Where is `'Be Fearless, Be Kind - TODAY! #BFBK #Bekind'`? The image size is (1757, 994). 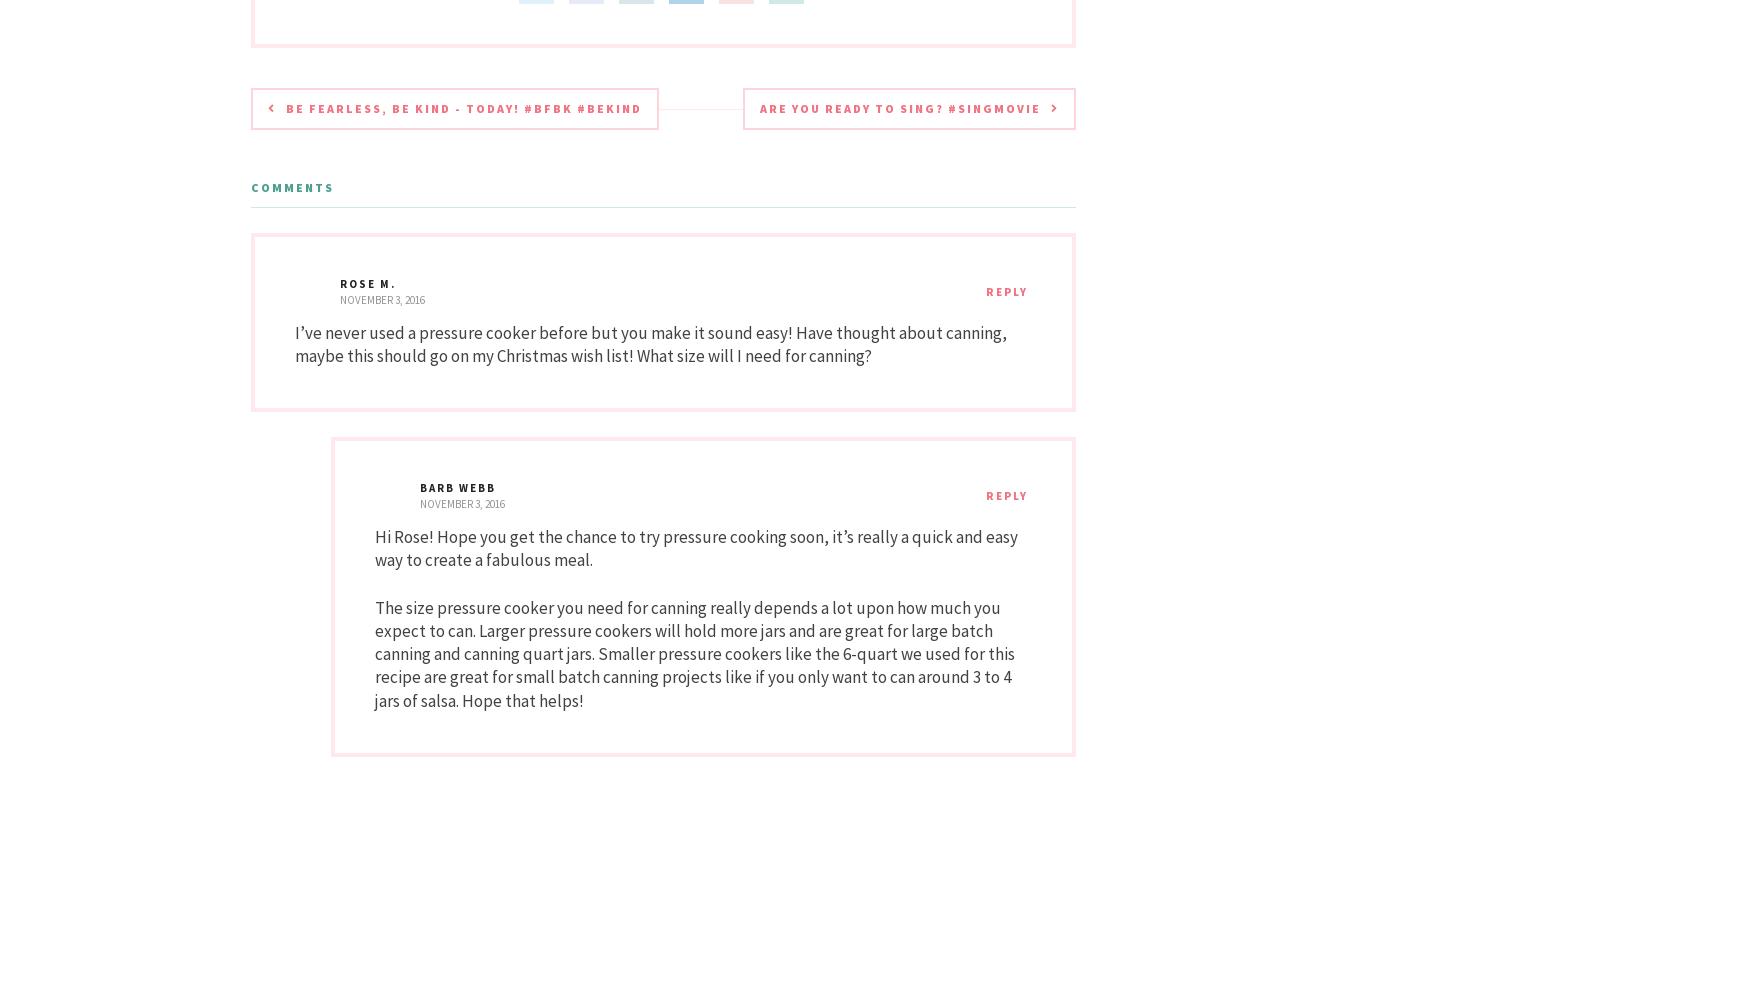 'Be Fearless, Be Kind - TODAY! #BFBK #Bekind' is located at coordinates (463, 107).